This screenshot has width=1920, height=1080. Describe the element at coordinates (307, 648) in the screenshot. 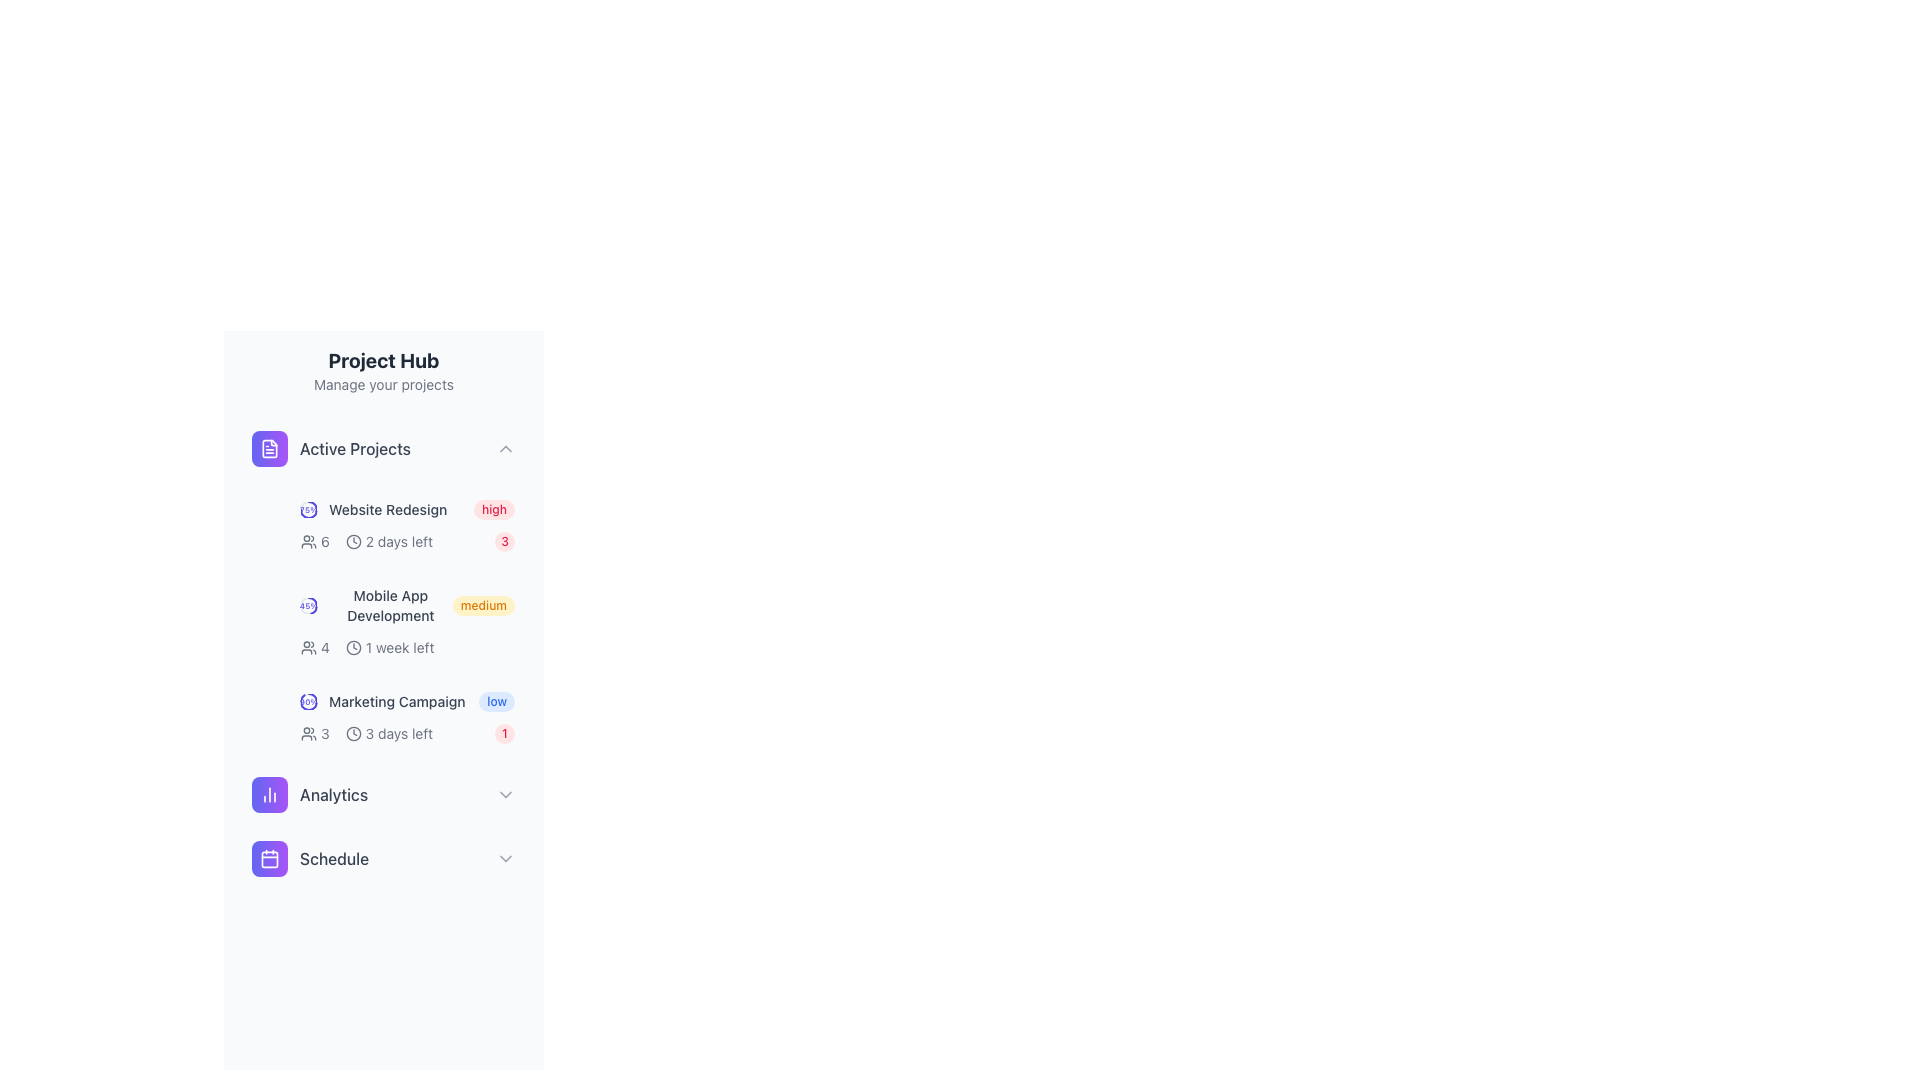

I see `the icon representing the number of participants associated with the 'Mobile App Development' project, located below the project title and to the left of the numeric label '4'` at that location.